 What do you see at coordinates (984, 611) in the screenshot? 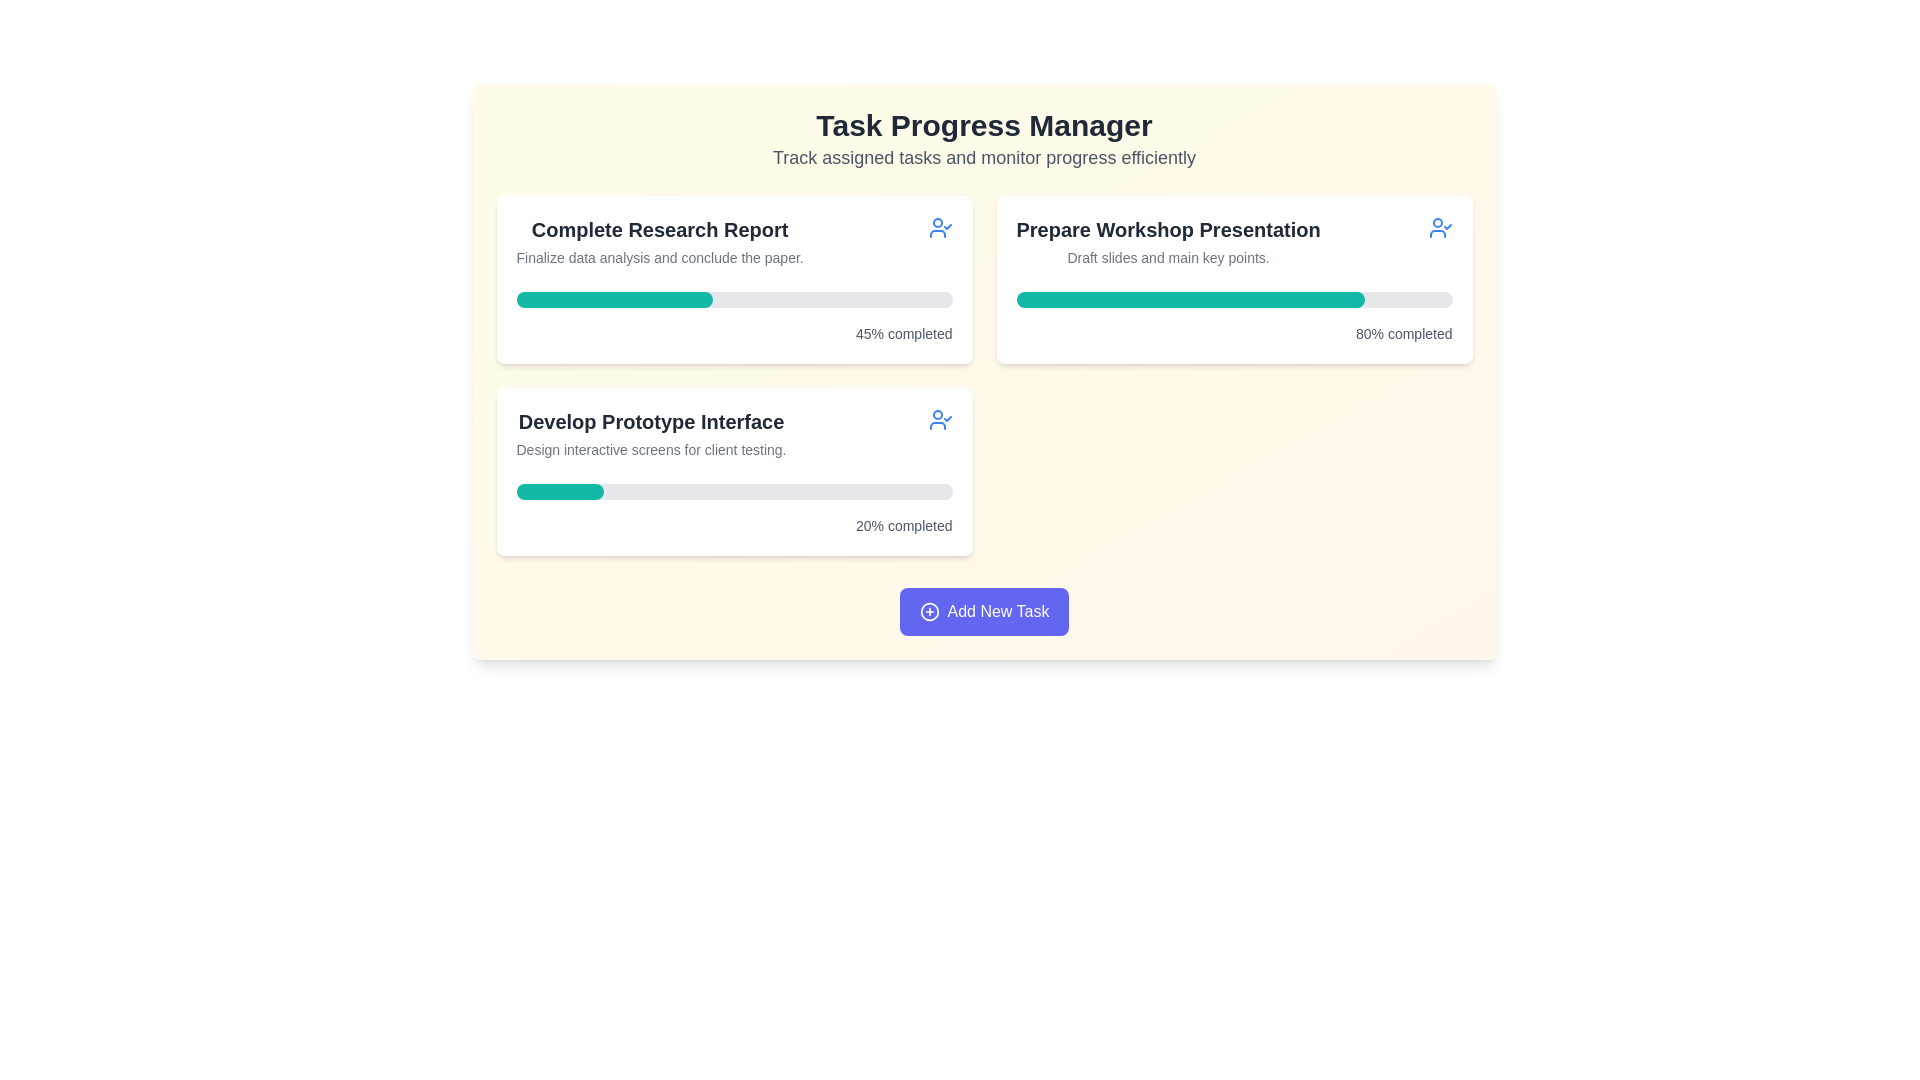
I see `the button located at the bottom center of the task manager section` at bounding box center [984, 611].